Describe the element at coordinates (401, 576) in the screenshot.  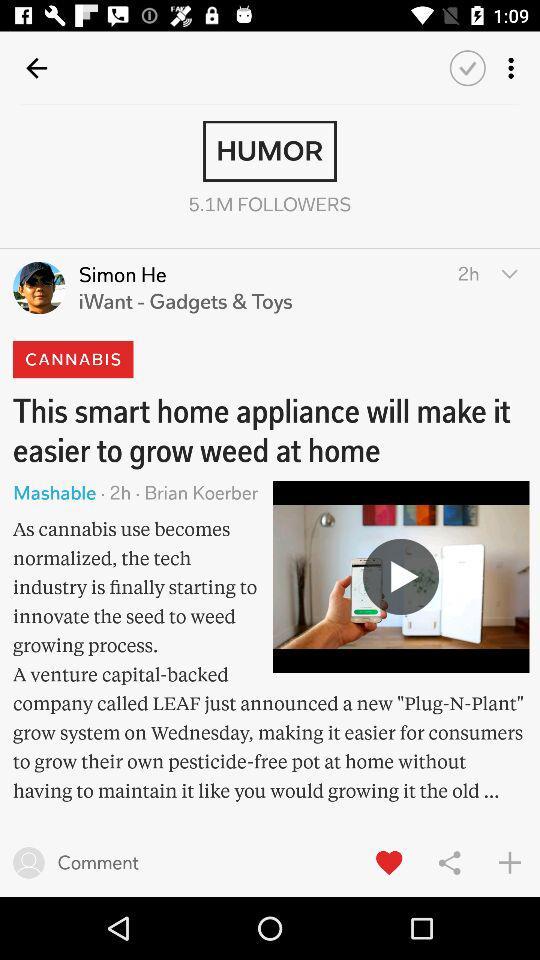
I see `the play icon` at that location.